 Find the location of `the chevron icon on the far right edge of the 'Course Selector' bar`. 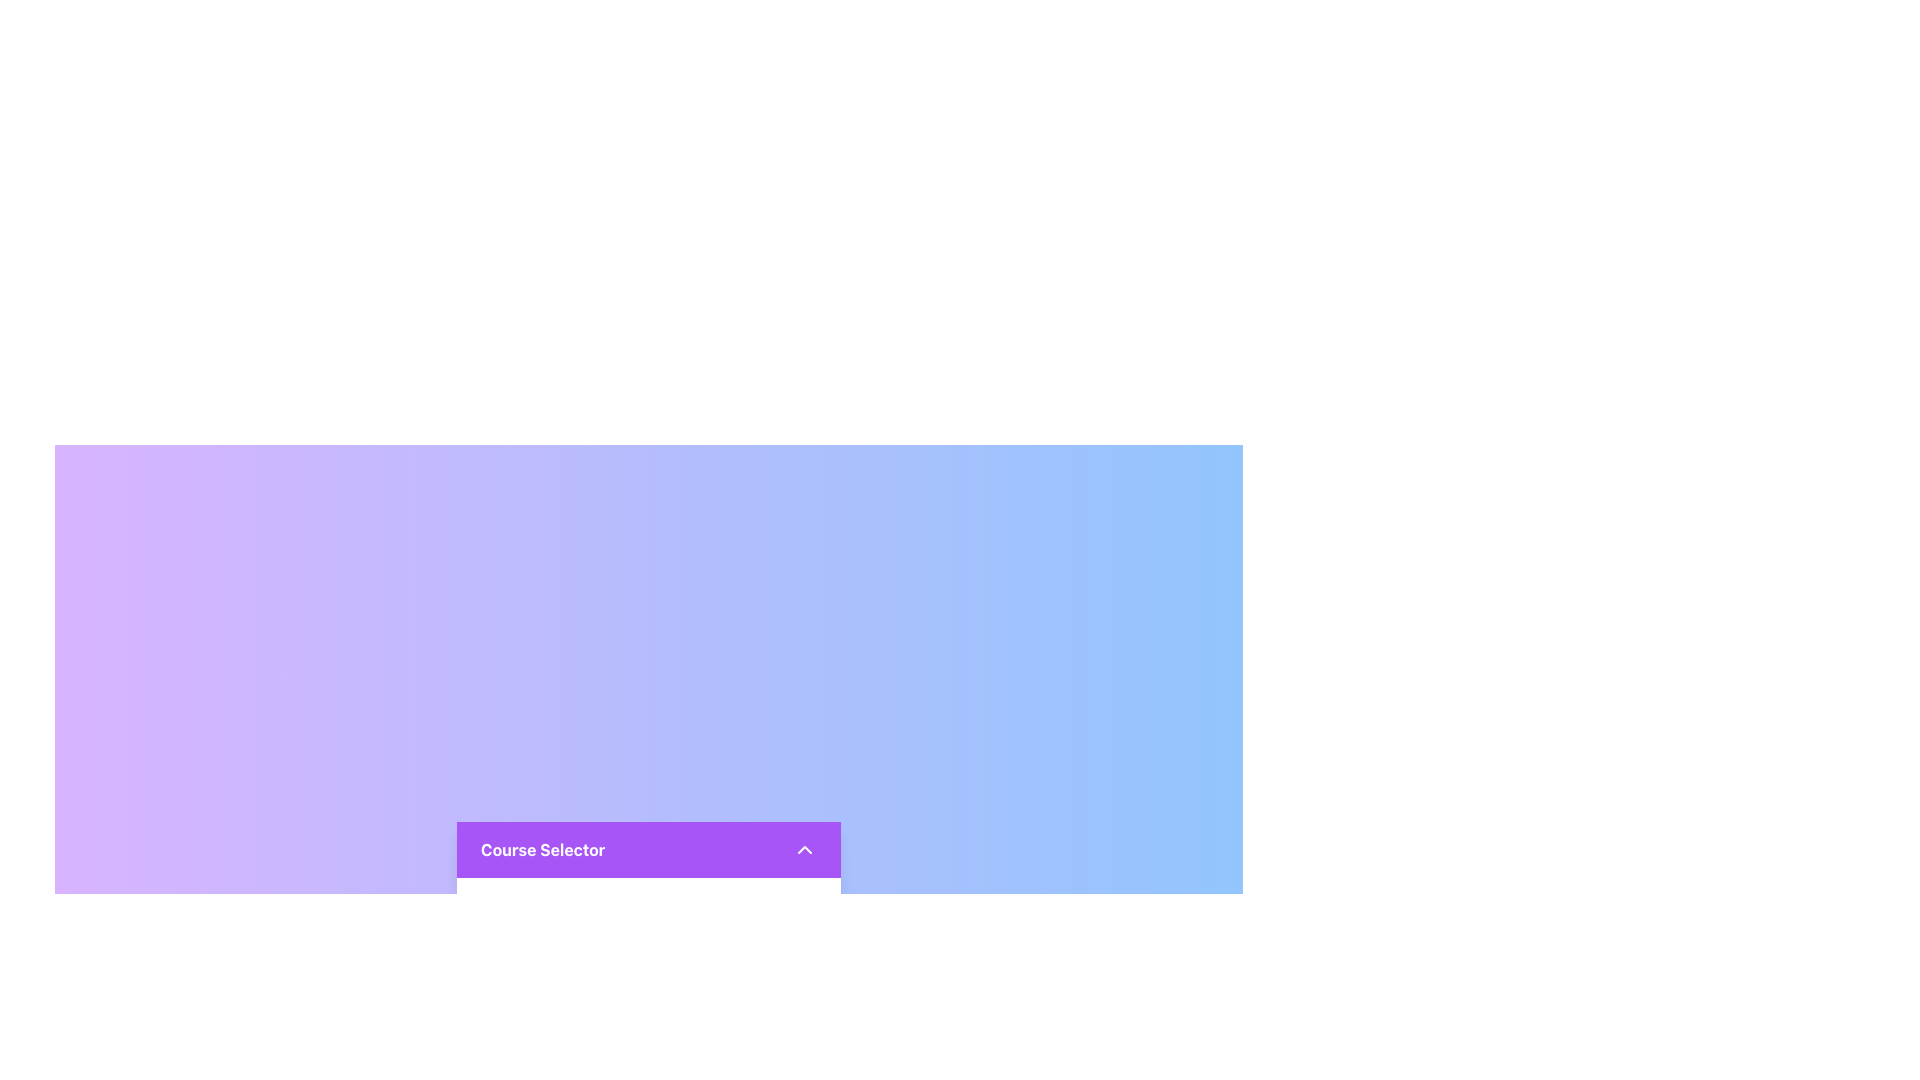

the chevron icon on the far right edge of the 'Course Selector' bar is located at coordinates (805, 849).